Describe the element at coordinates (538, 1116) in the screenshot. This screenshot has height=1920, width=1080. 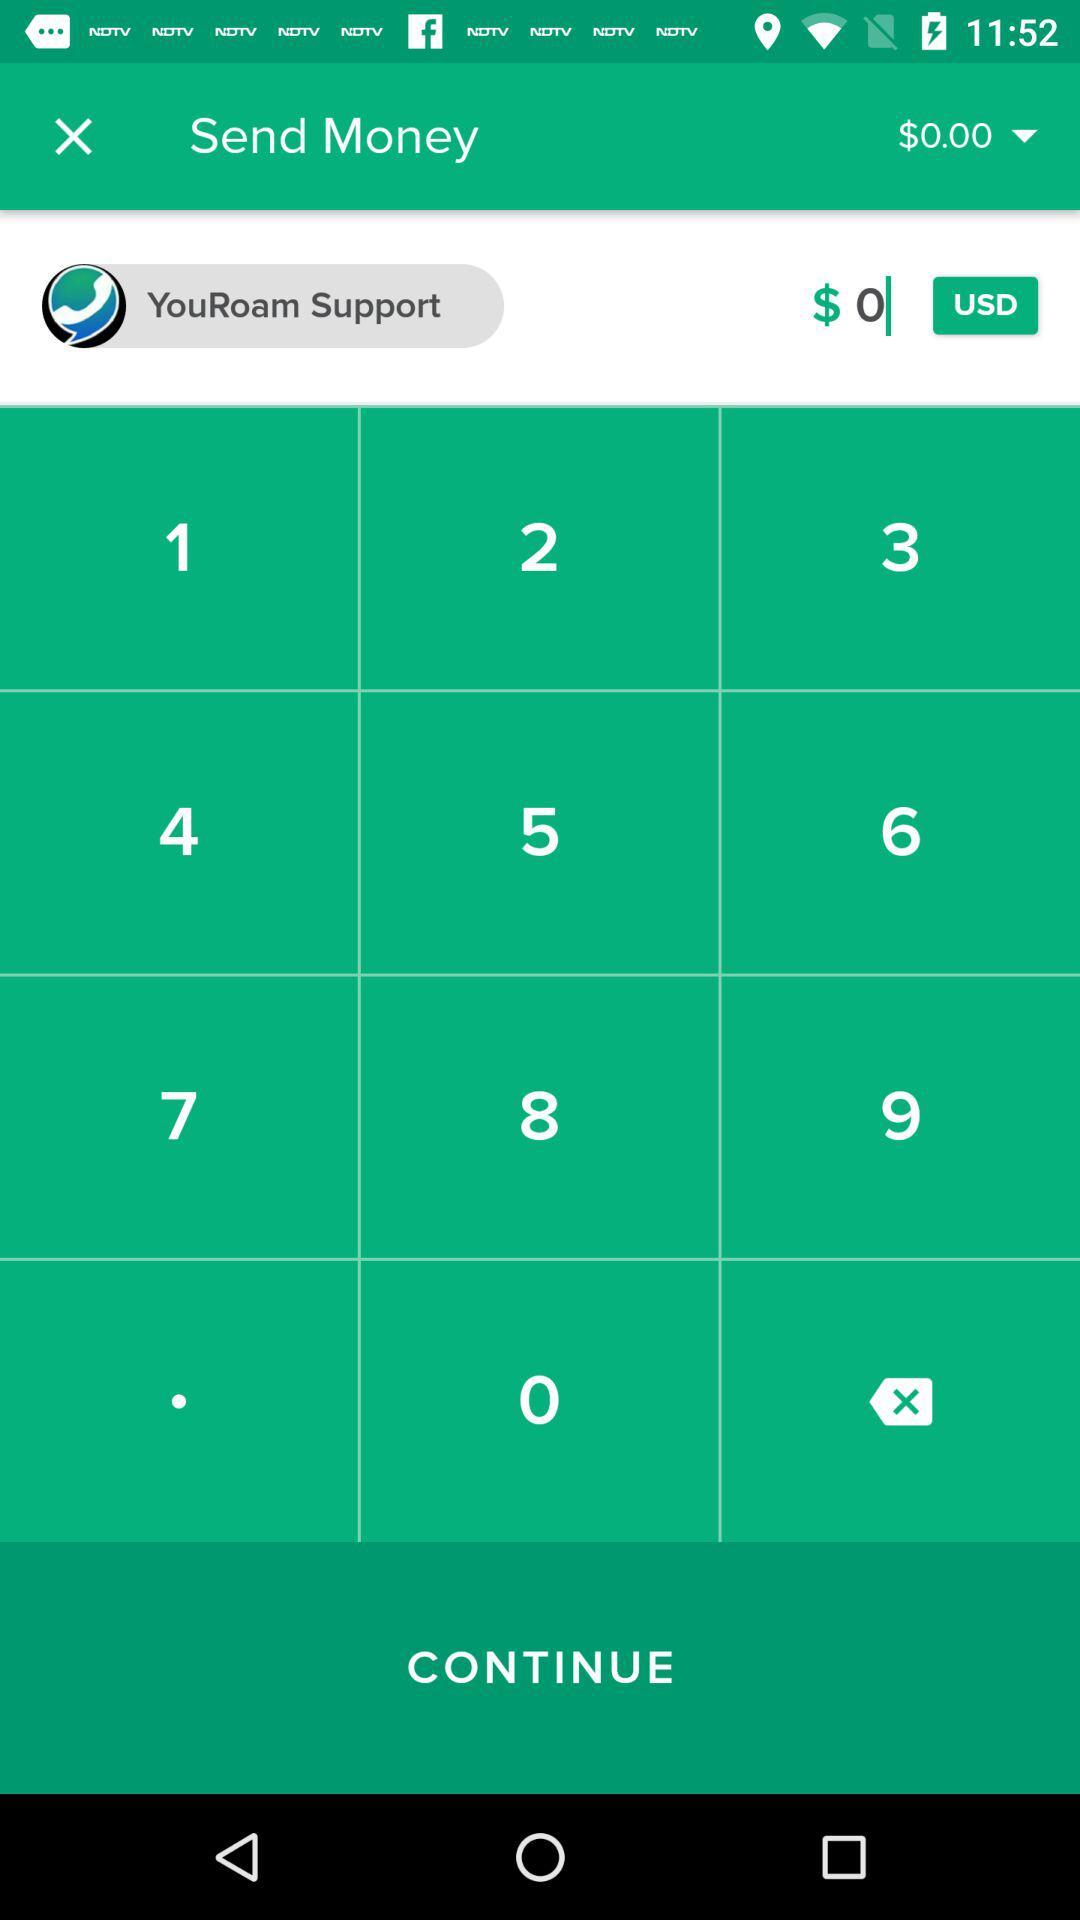
I see `8` at that location.